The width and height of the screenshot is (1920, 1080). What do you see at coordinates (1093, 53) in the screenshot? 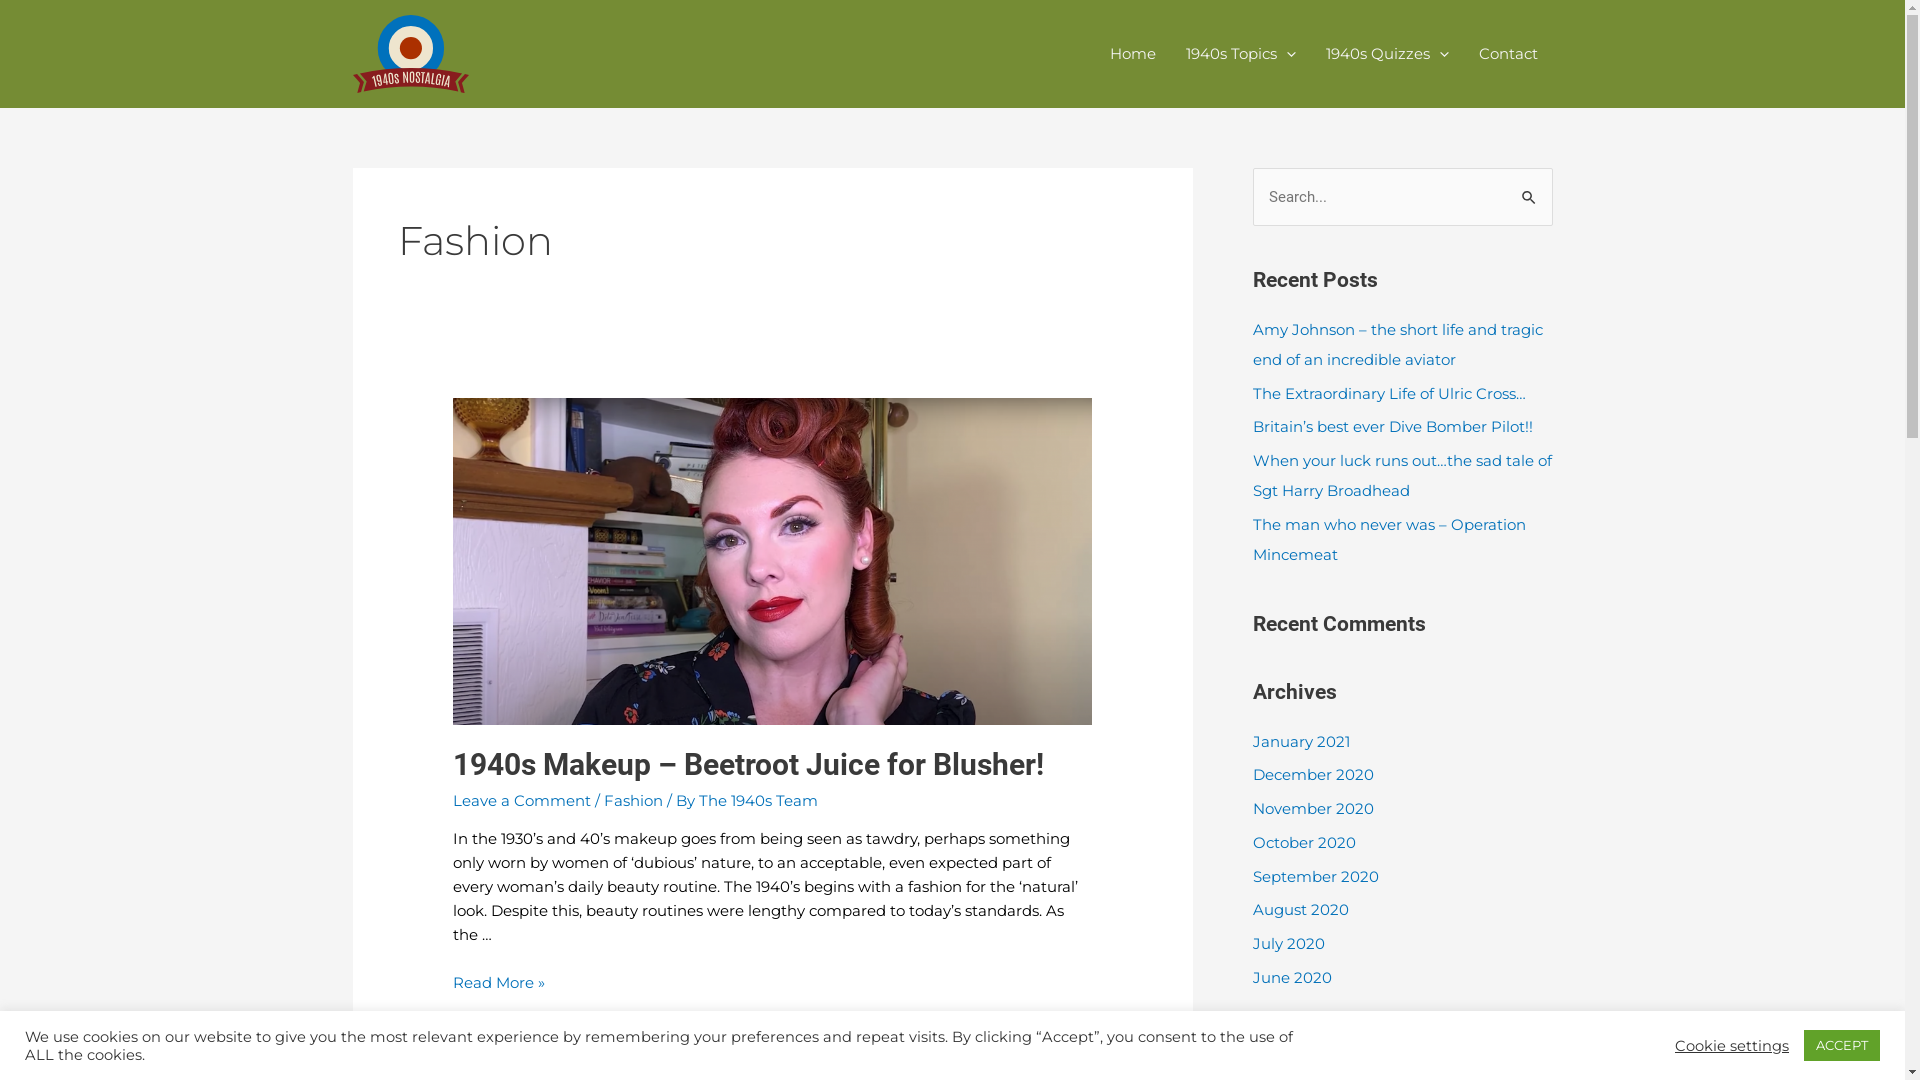
I see `'Home'` at bounding box center [1093, 53].